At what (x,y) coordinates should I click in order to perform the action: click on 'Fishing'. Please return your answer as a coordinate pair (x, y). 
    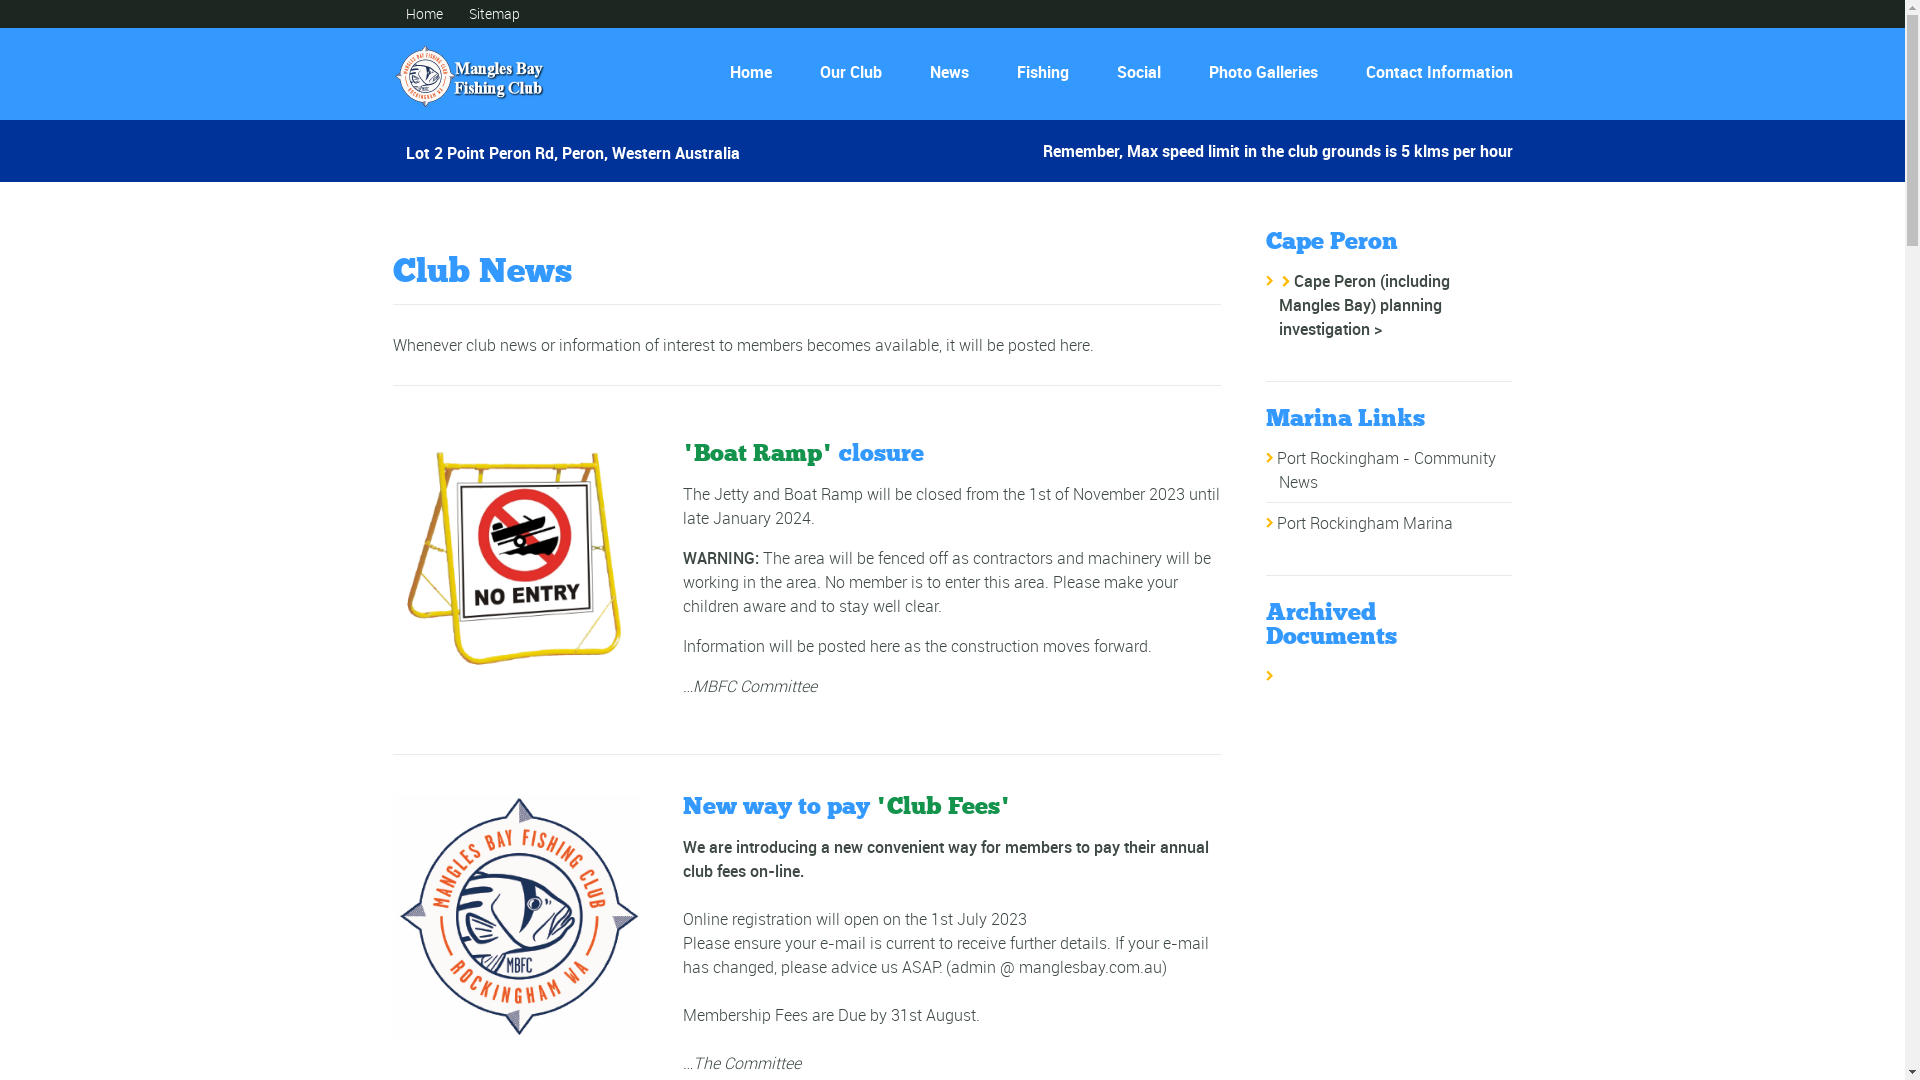
    Looking at the image, I should click on (1040, 71).